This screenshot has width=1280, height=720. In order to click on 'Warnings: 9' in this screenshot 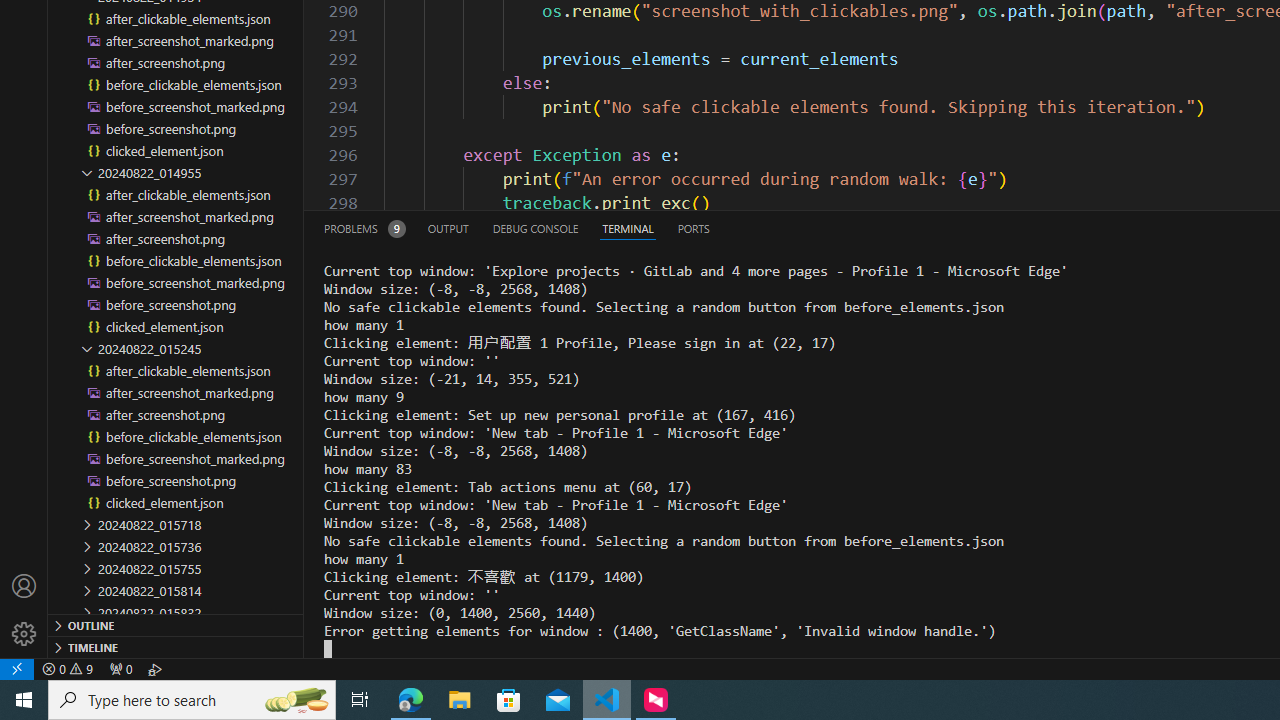, I will do `click(67, 668)`.